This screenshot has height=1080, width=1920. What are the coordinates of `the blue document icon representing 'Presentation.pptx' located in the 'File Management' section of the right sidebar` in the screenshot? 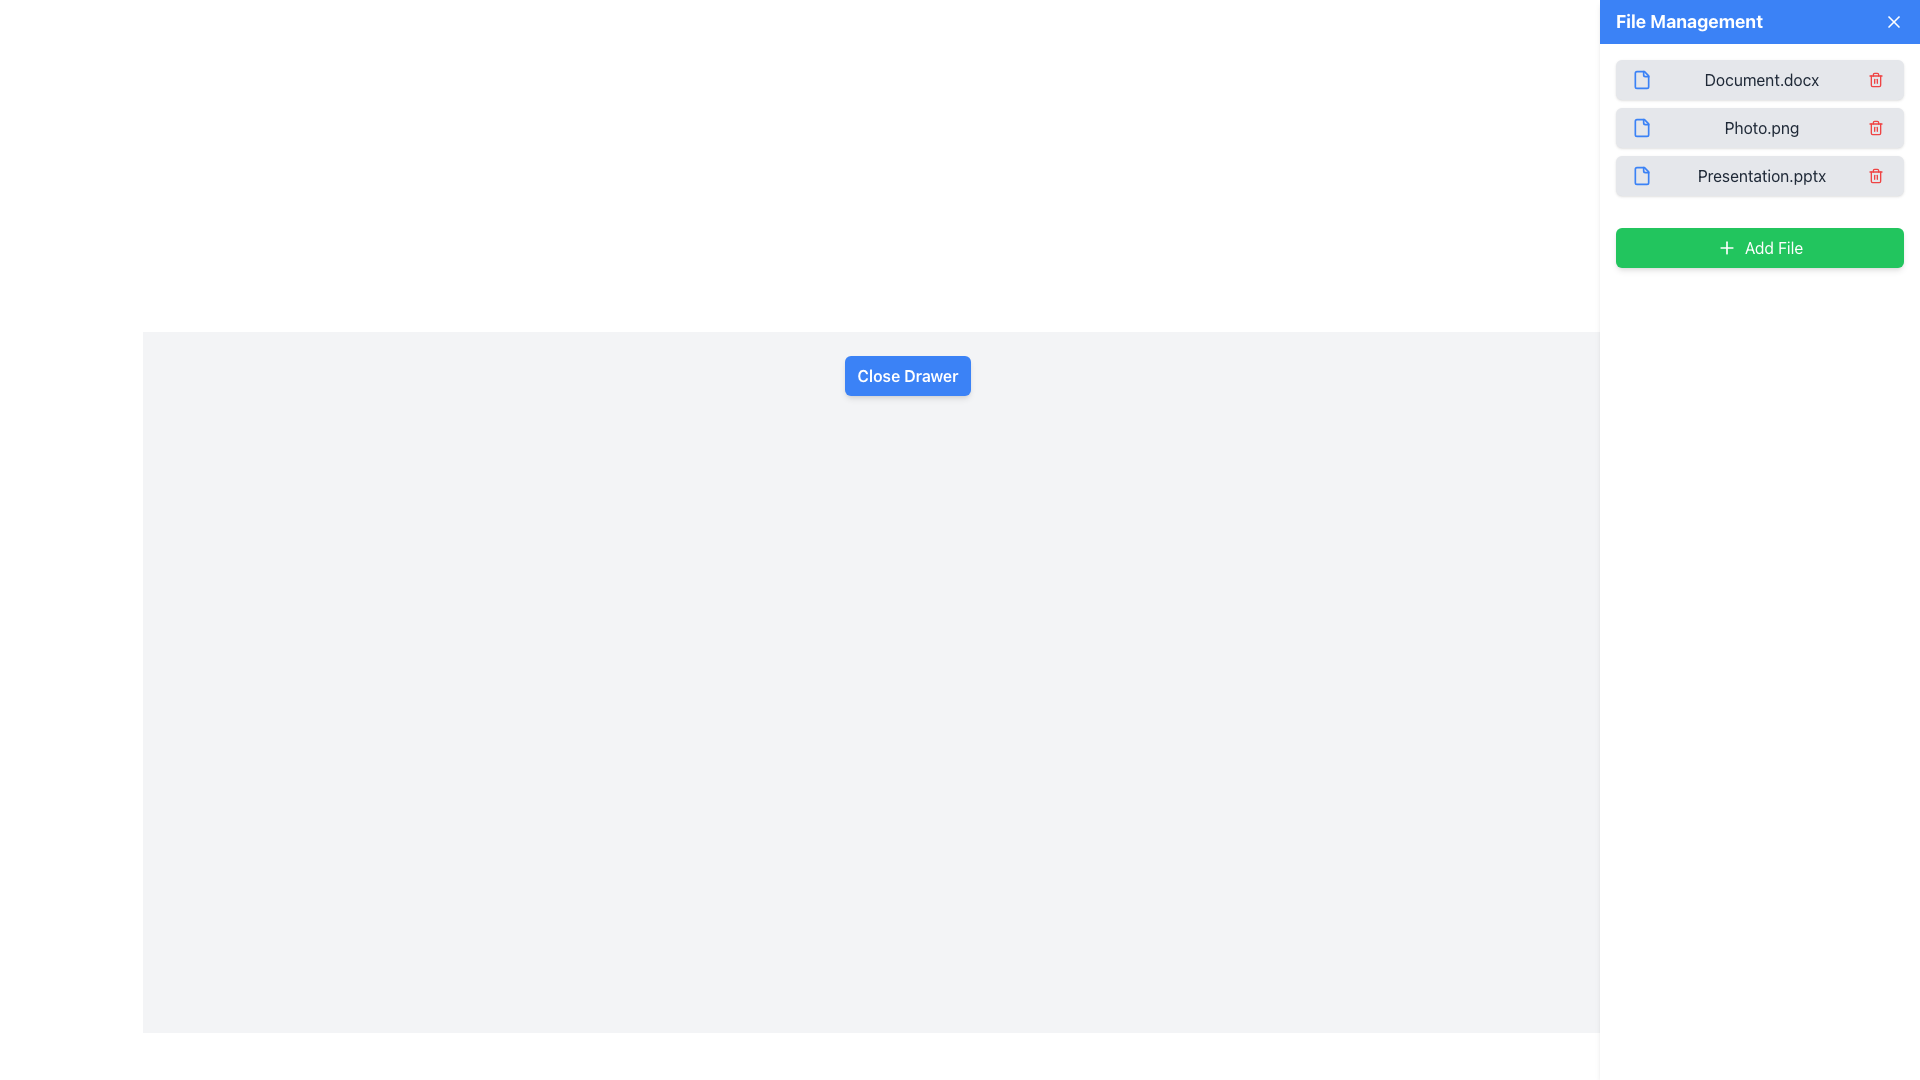 It's located at (1641, 175).